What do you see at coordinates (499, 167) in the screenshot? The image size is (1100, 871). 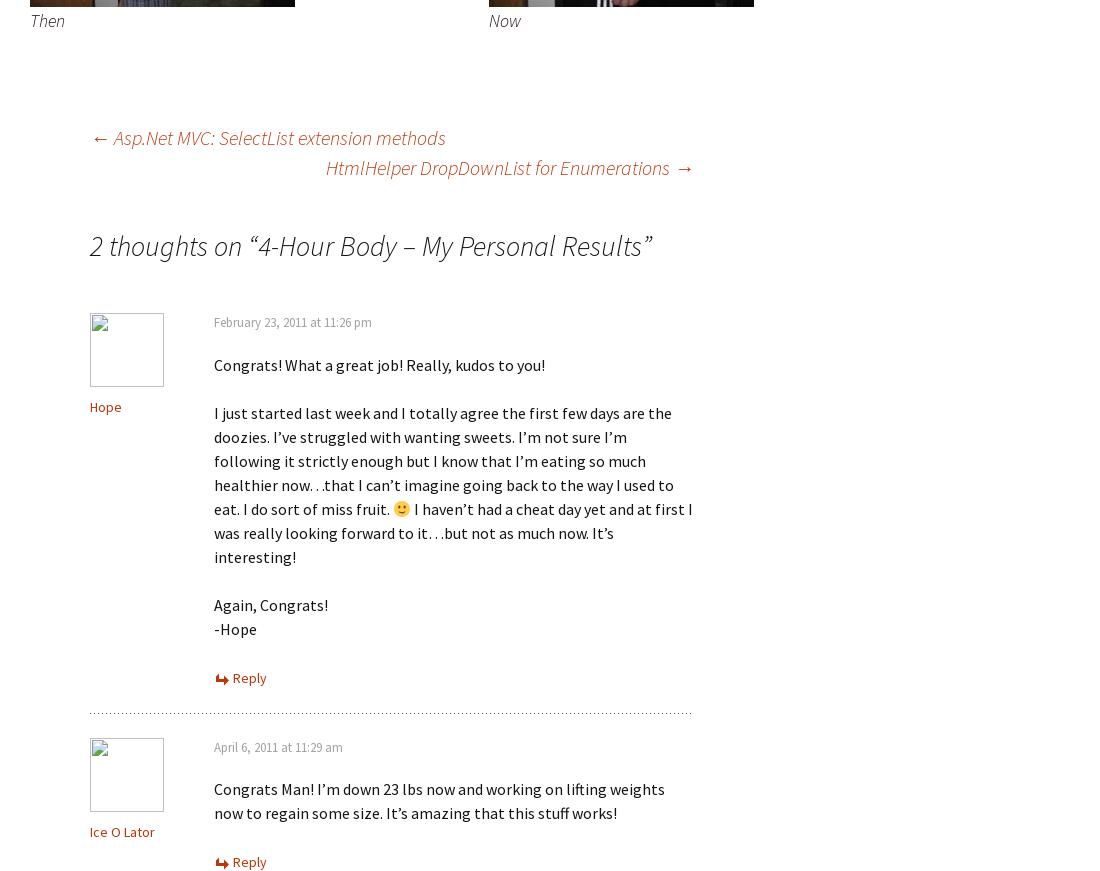 I see `'HtmlHelper DropDownList for Enumerations'` at bounding box center [499, 167].